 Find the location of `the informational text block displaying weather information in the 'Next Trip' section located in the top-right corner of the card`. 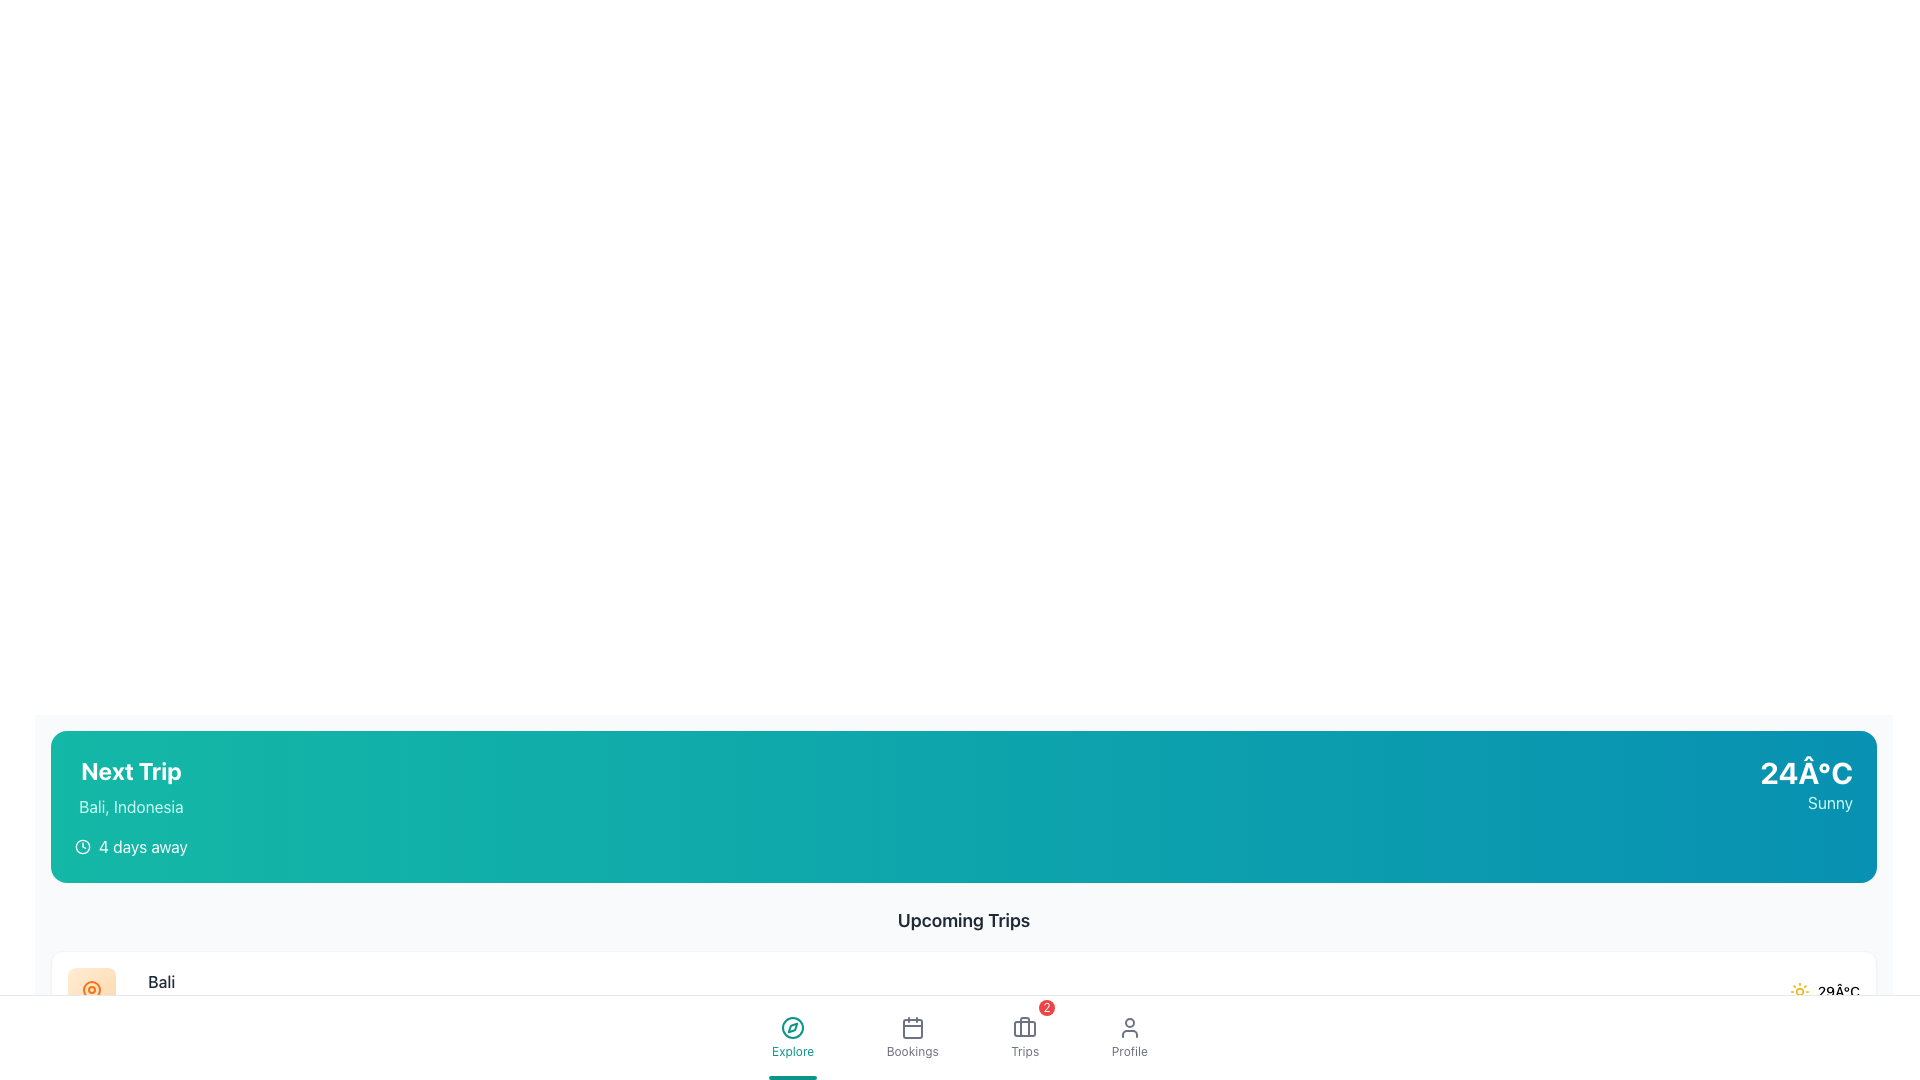

the informational text block displaying weather information in the 'Next Trip' section located in the top-right corner of the card is located at coordinates (1806, 784).